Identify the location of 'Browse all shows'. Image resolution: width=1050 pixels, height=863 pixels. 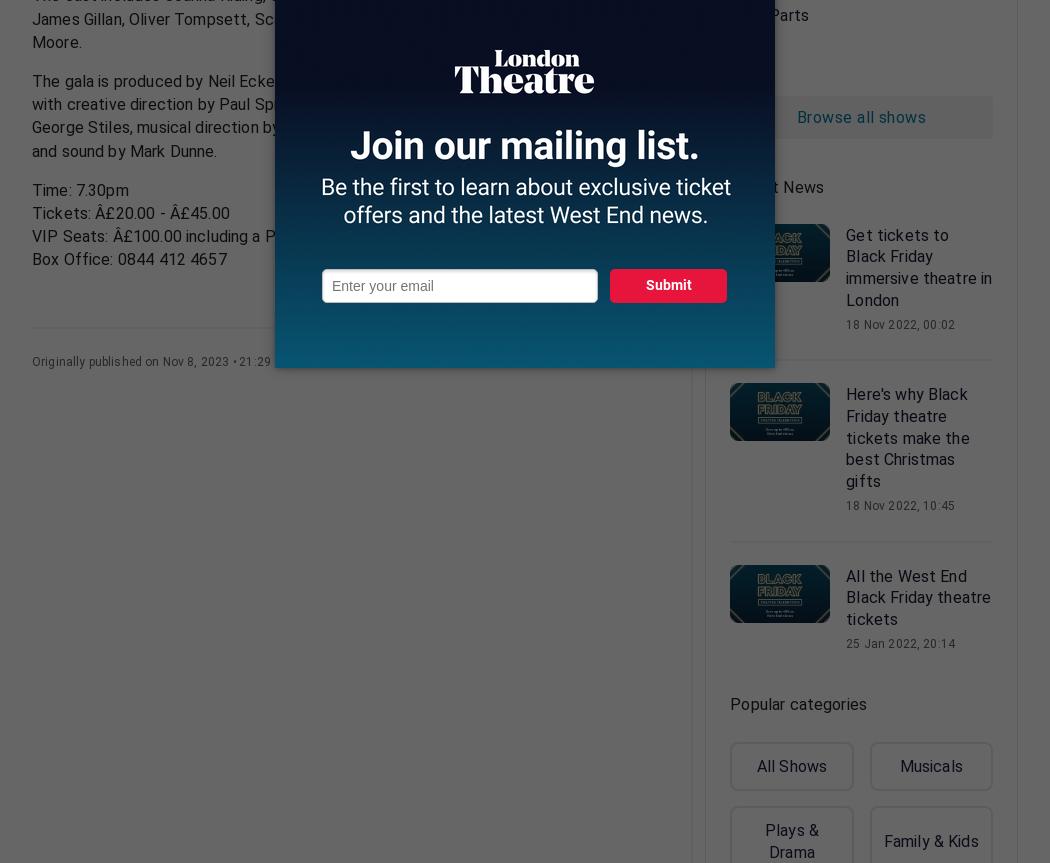
(861, 115).